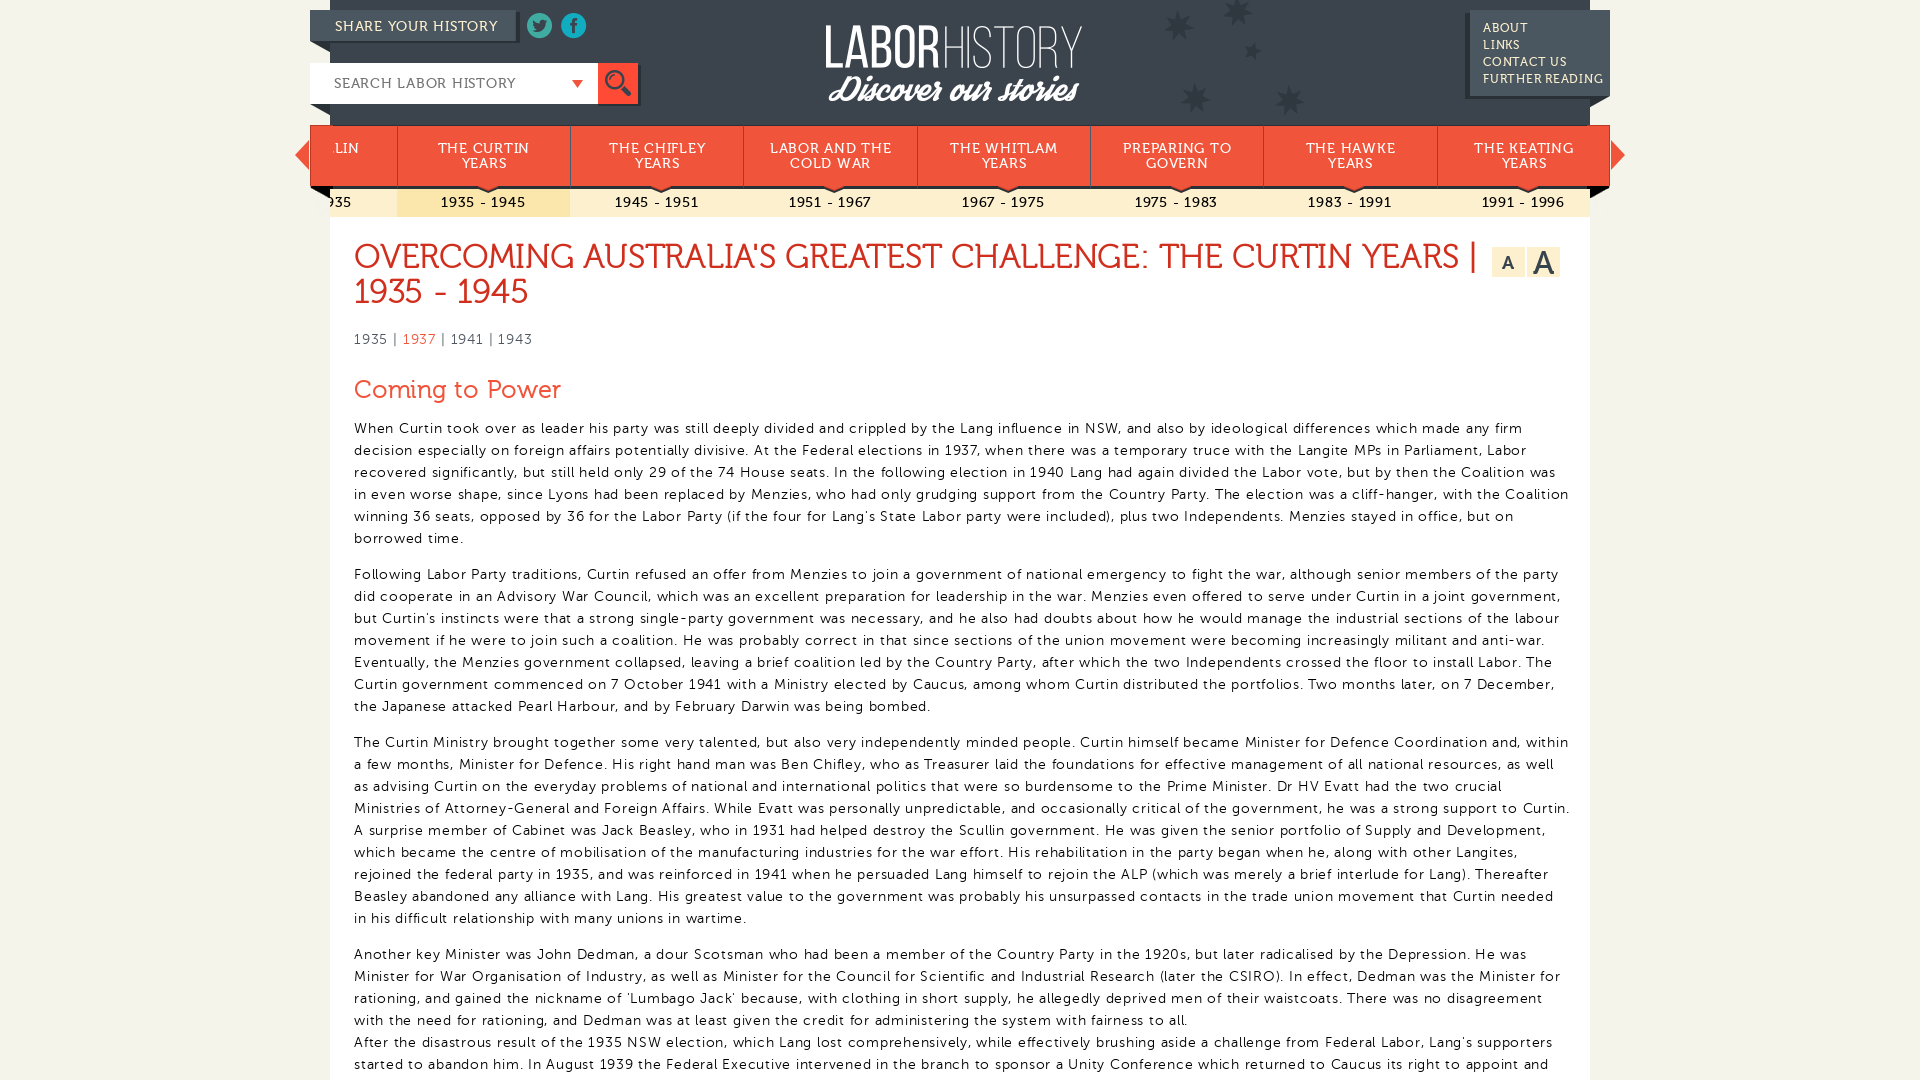 Image resolution: width=1920 pixels, height=1080 pixels. Describe the element at coordinates (830, 202) in the screenshot. I see `'1951 - 1967'` at that location.